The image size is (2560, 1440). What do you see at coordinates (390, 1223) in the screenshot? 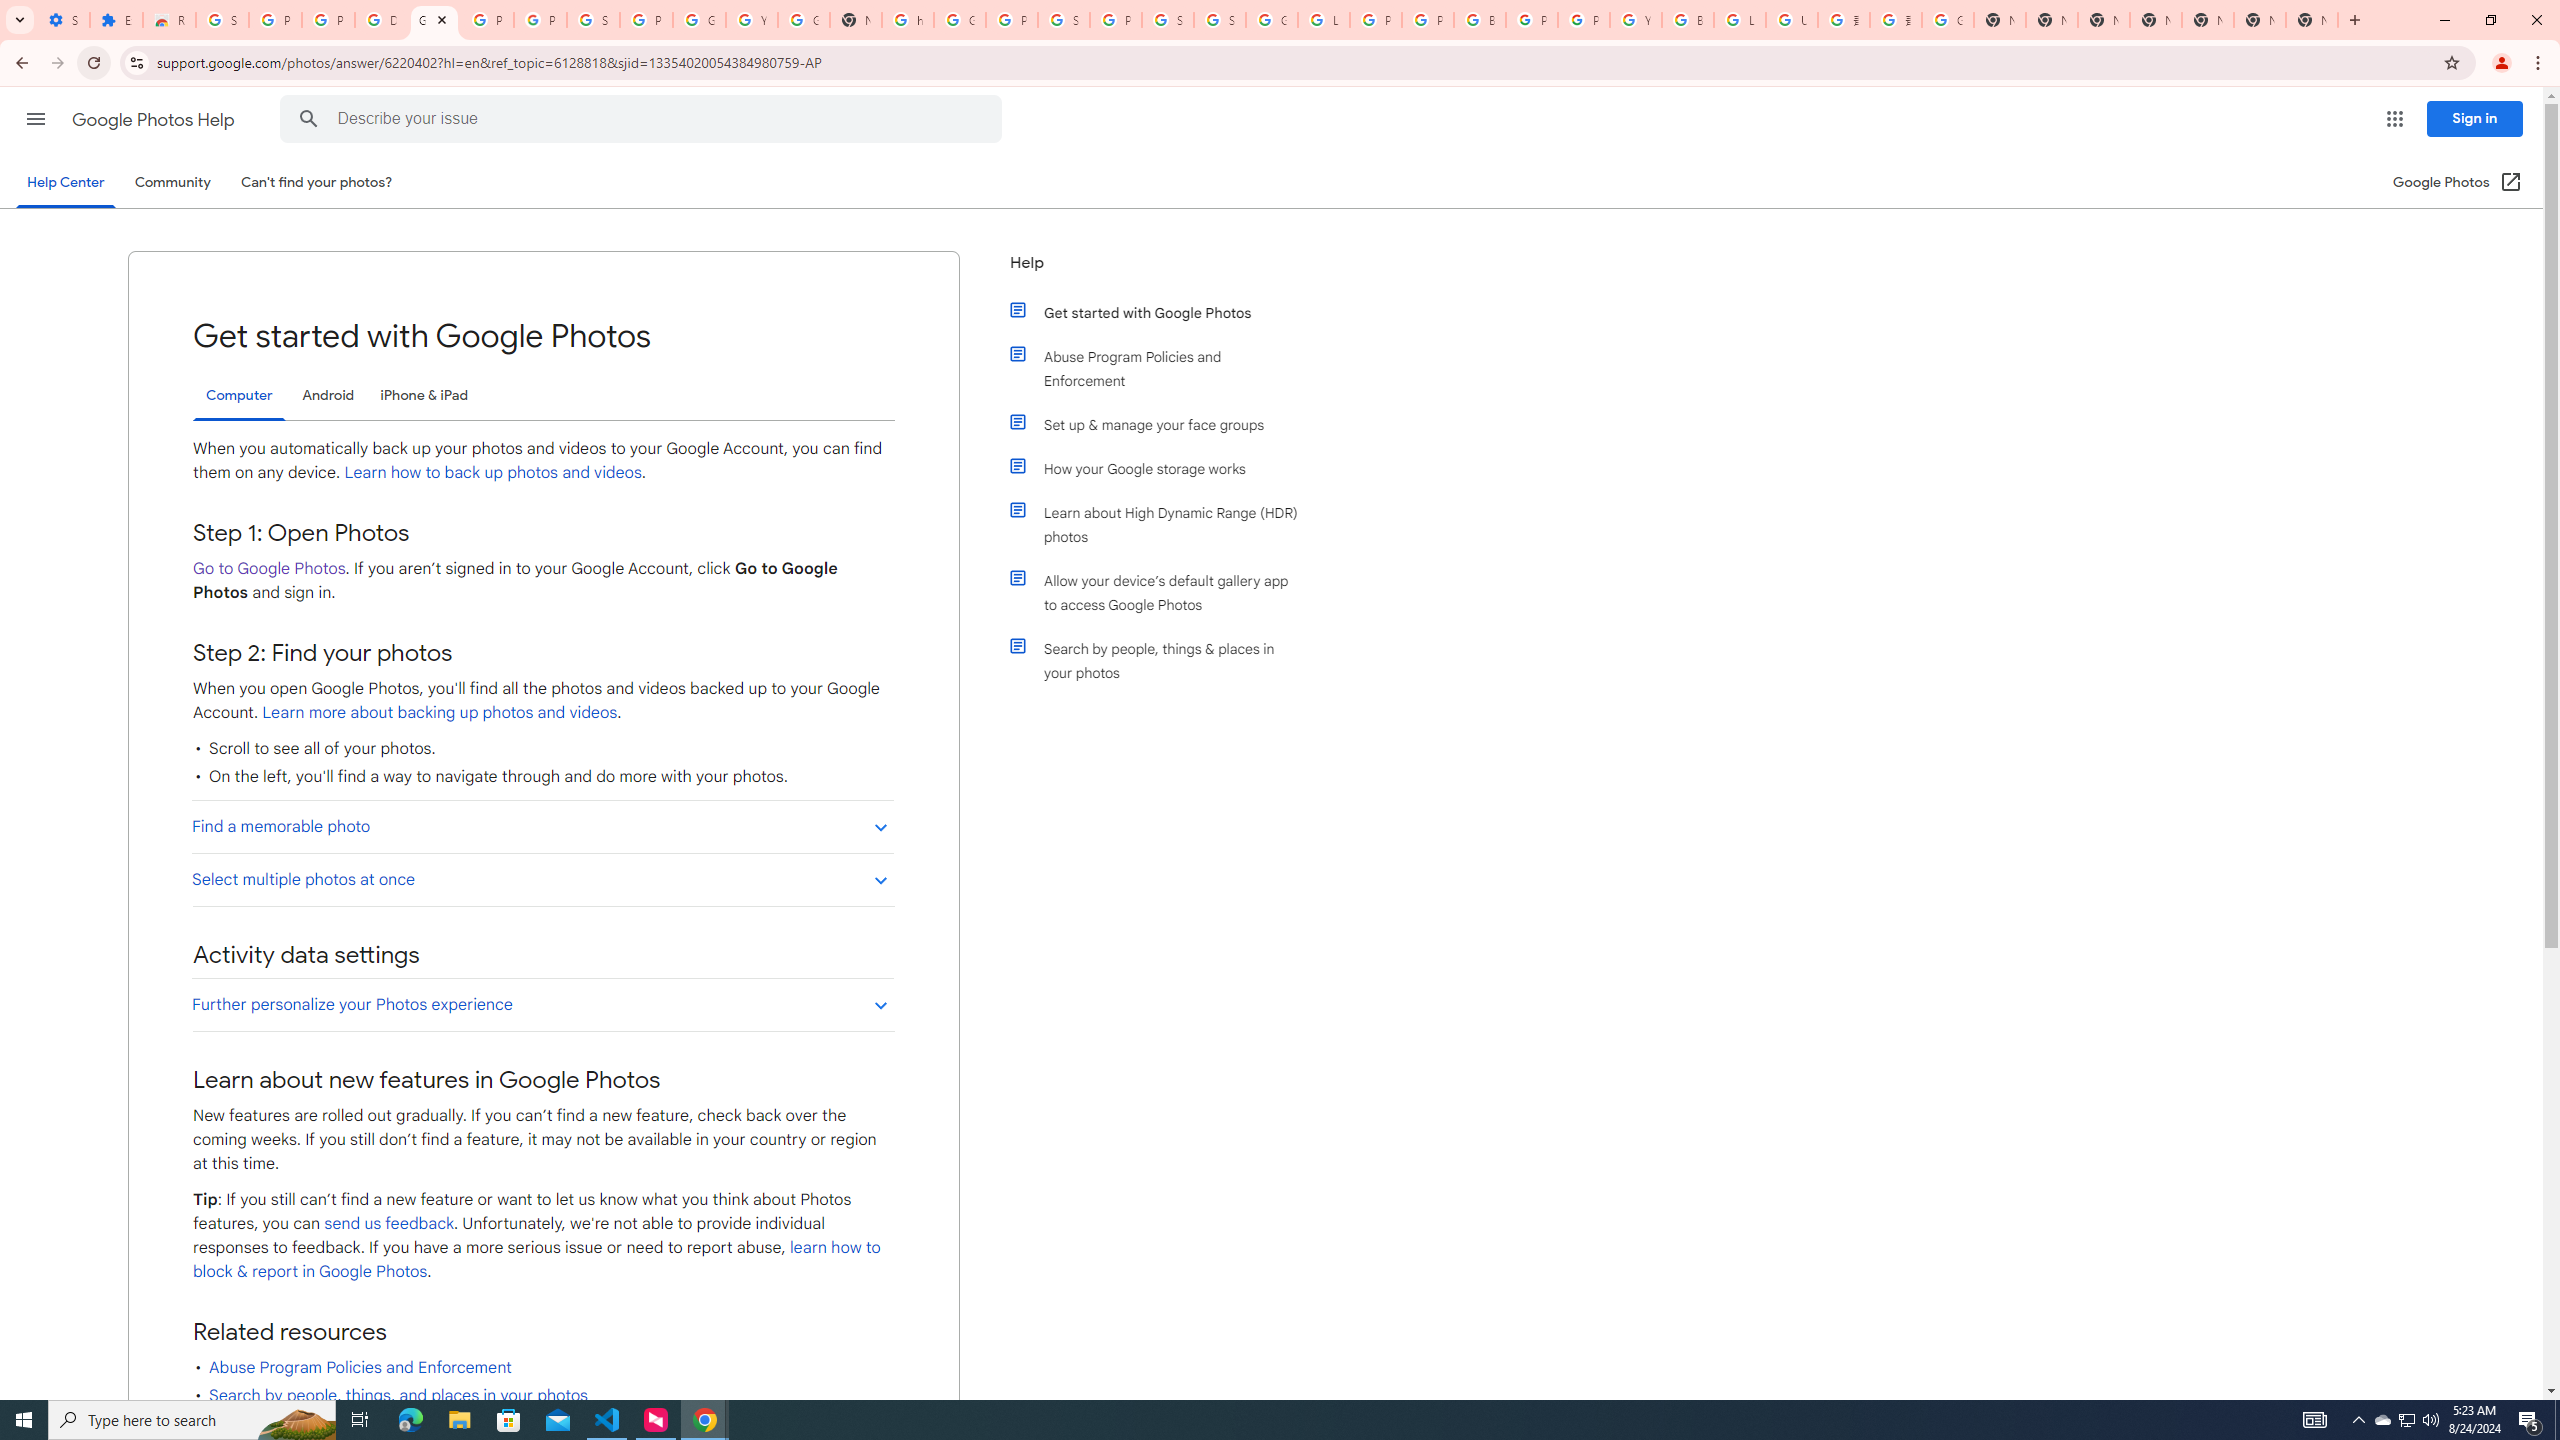
I see `'send us feedback'` at bounding box center [390, 1223].